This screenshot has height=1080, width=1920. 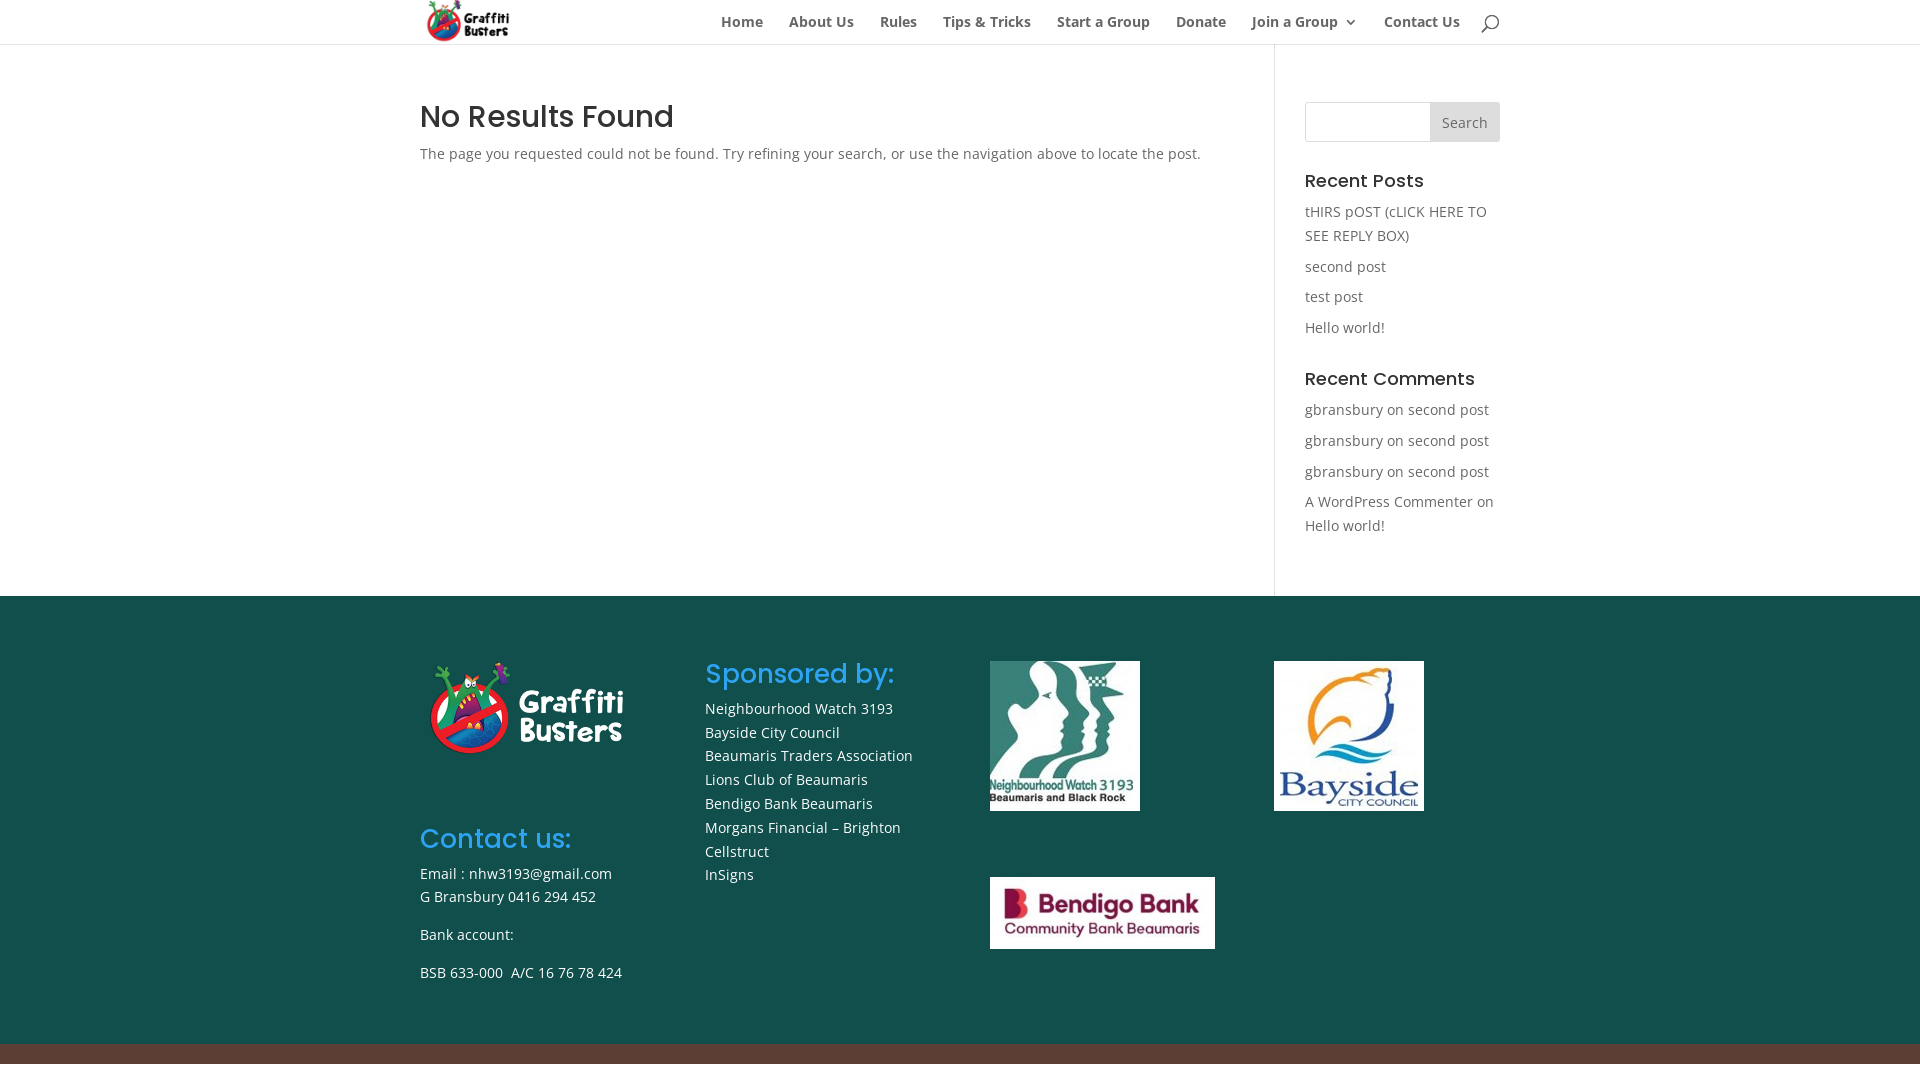 I want to click on 'second post', so click(x=1448, y=471).